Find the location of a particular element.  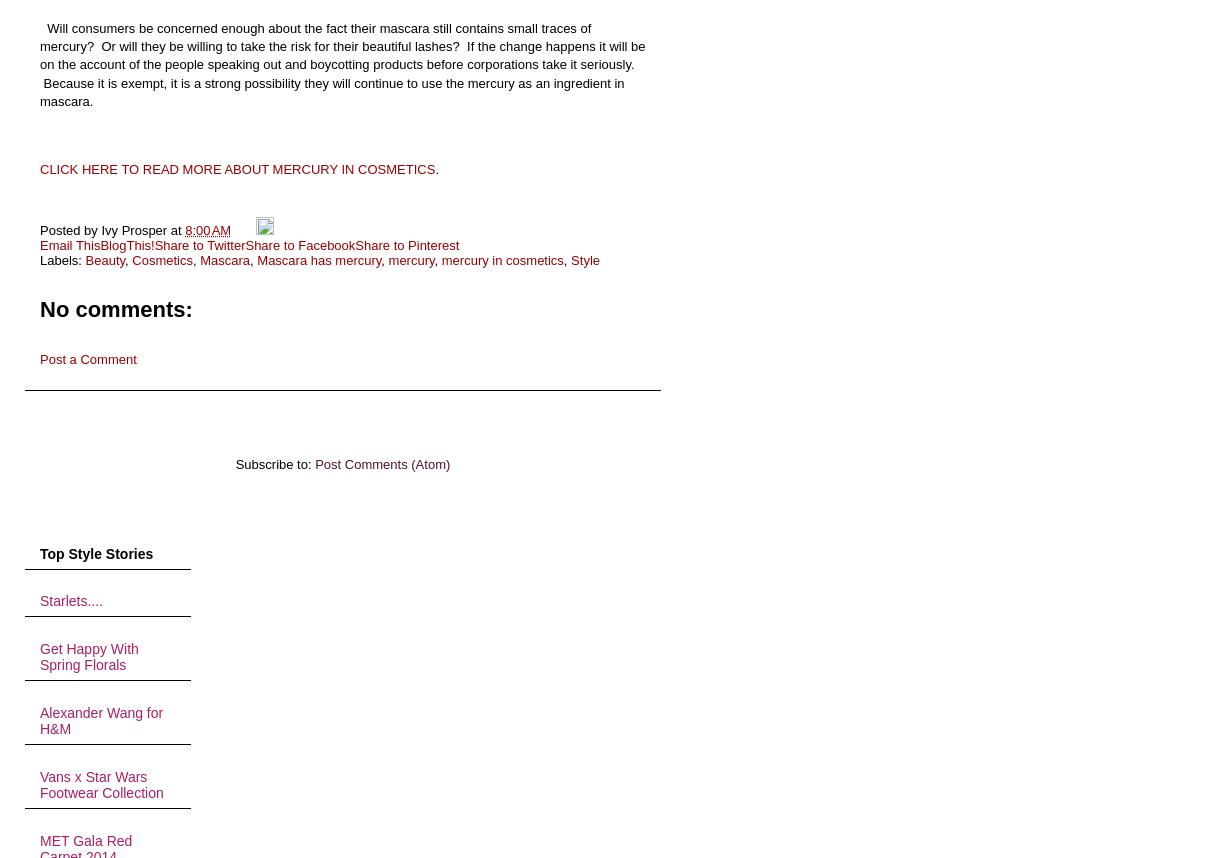

'BlogThis!' is located at coordinates (125, 243).